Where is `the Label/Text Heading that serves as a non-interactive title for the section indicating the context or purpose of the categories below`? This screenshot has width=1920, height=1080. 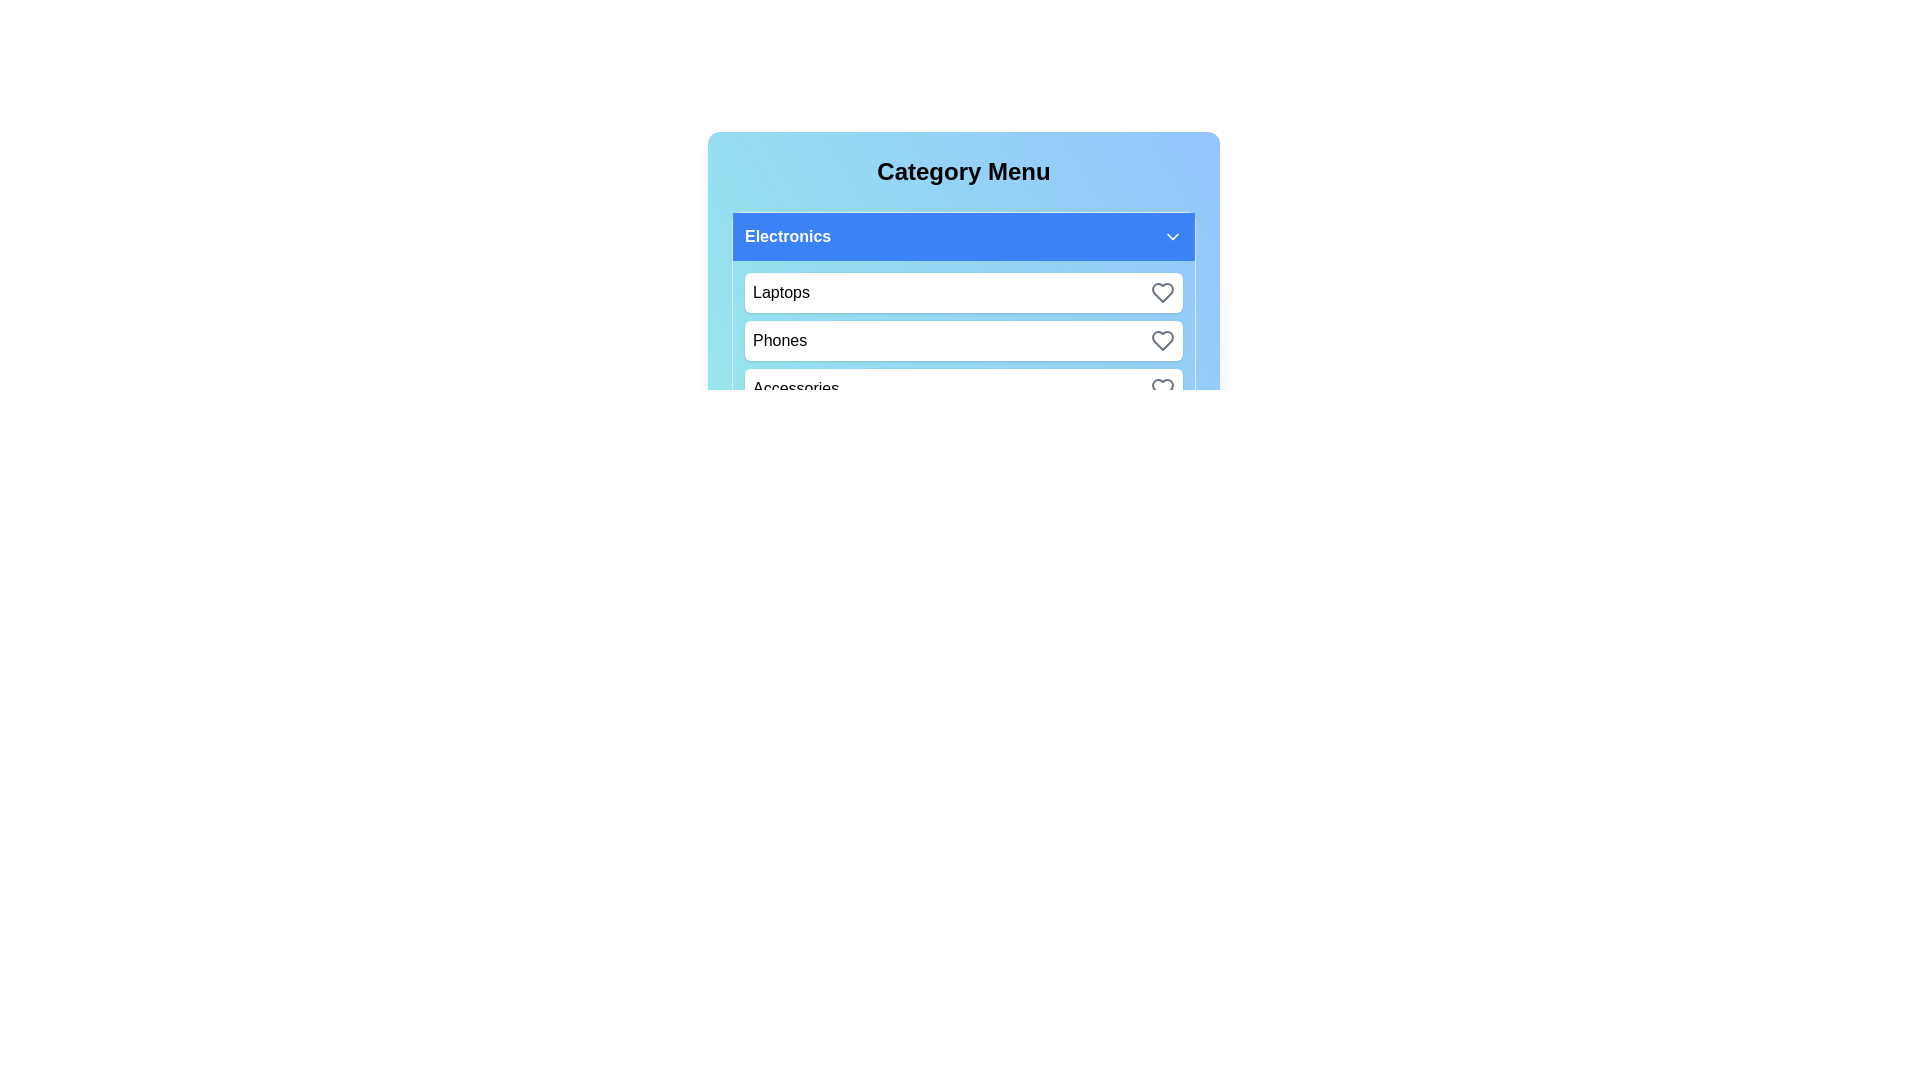
the Label/Text Heading that serves as a non-interactive title for the section indicating the context or purpose of the categories below is located at coordinates (964, 171).